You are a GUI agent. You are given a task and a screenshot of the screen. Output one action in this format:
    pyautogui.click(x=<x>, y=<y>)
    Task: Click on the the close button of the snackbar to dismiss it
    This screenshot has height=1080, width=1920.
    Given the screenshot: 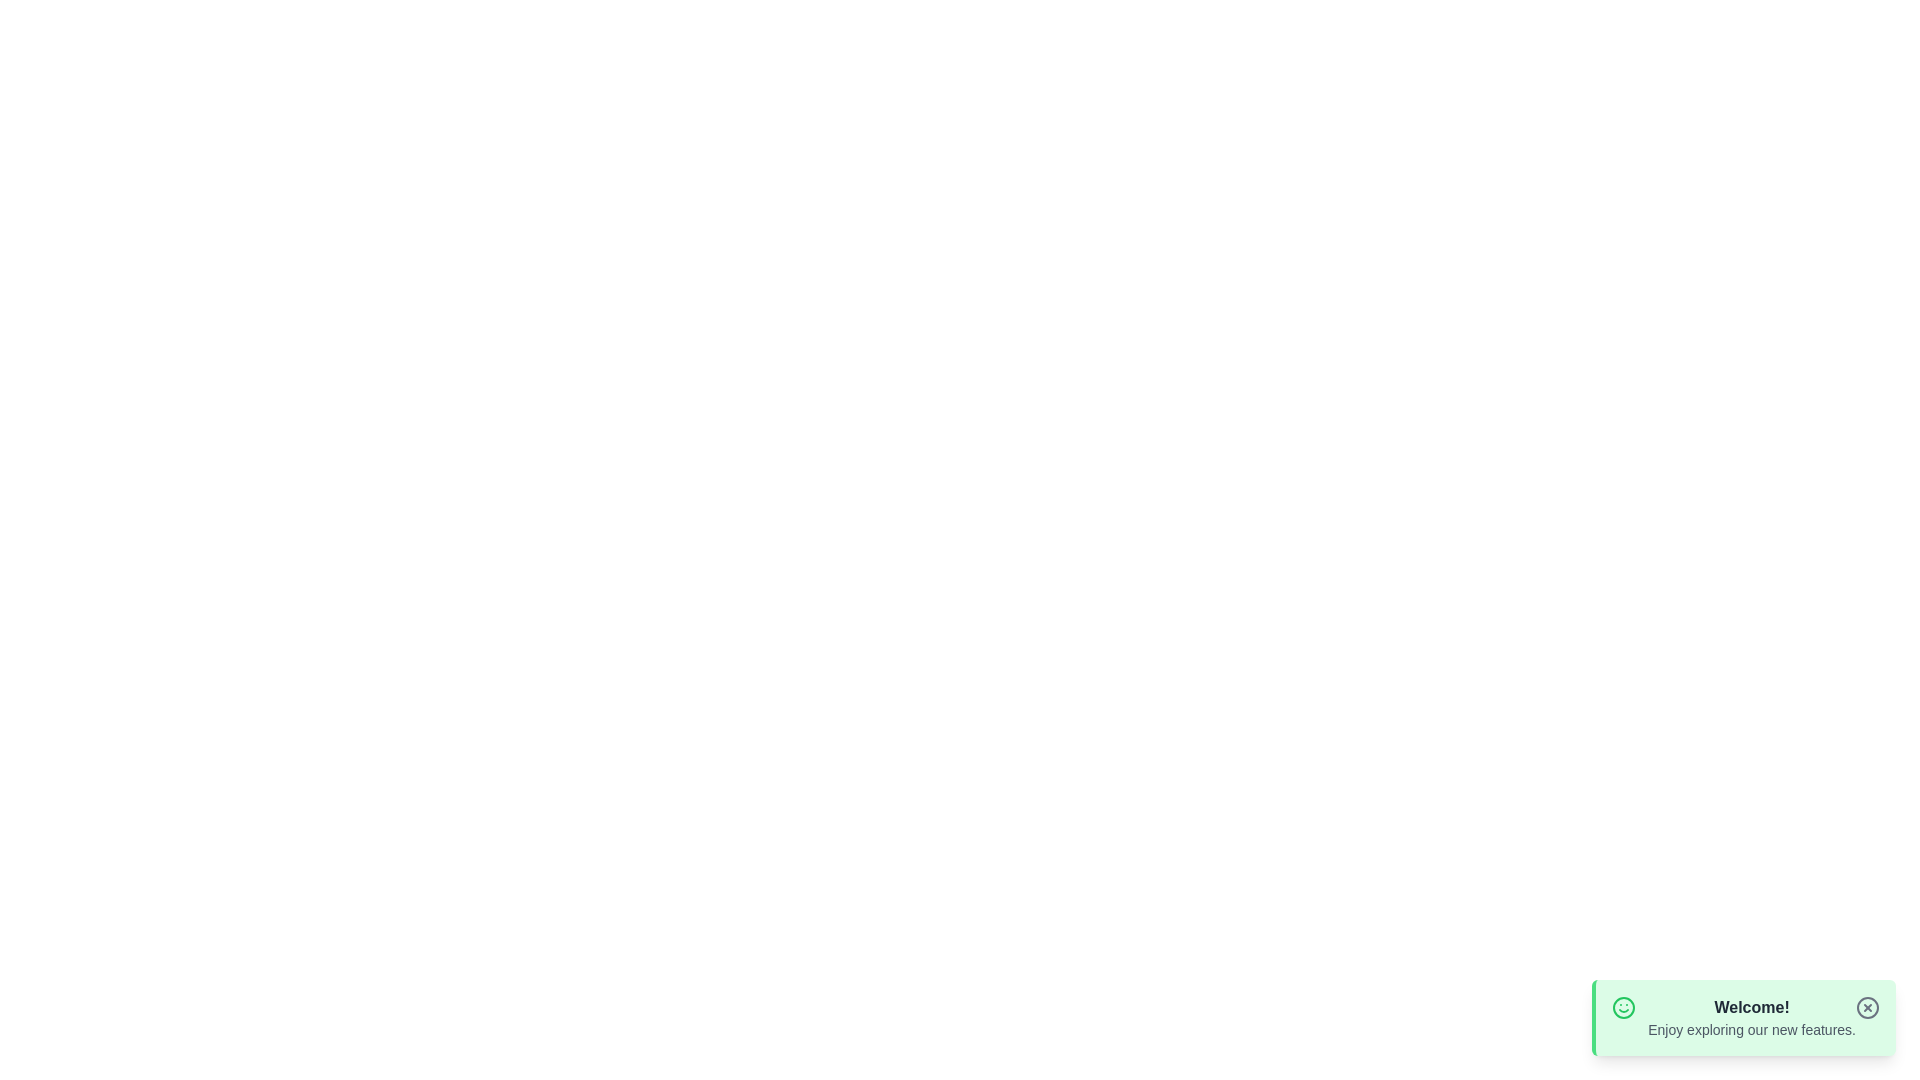 What is the action you would take?
    pyautogui.click(x=1866, y=1007)
    